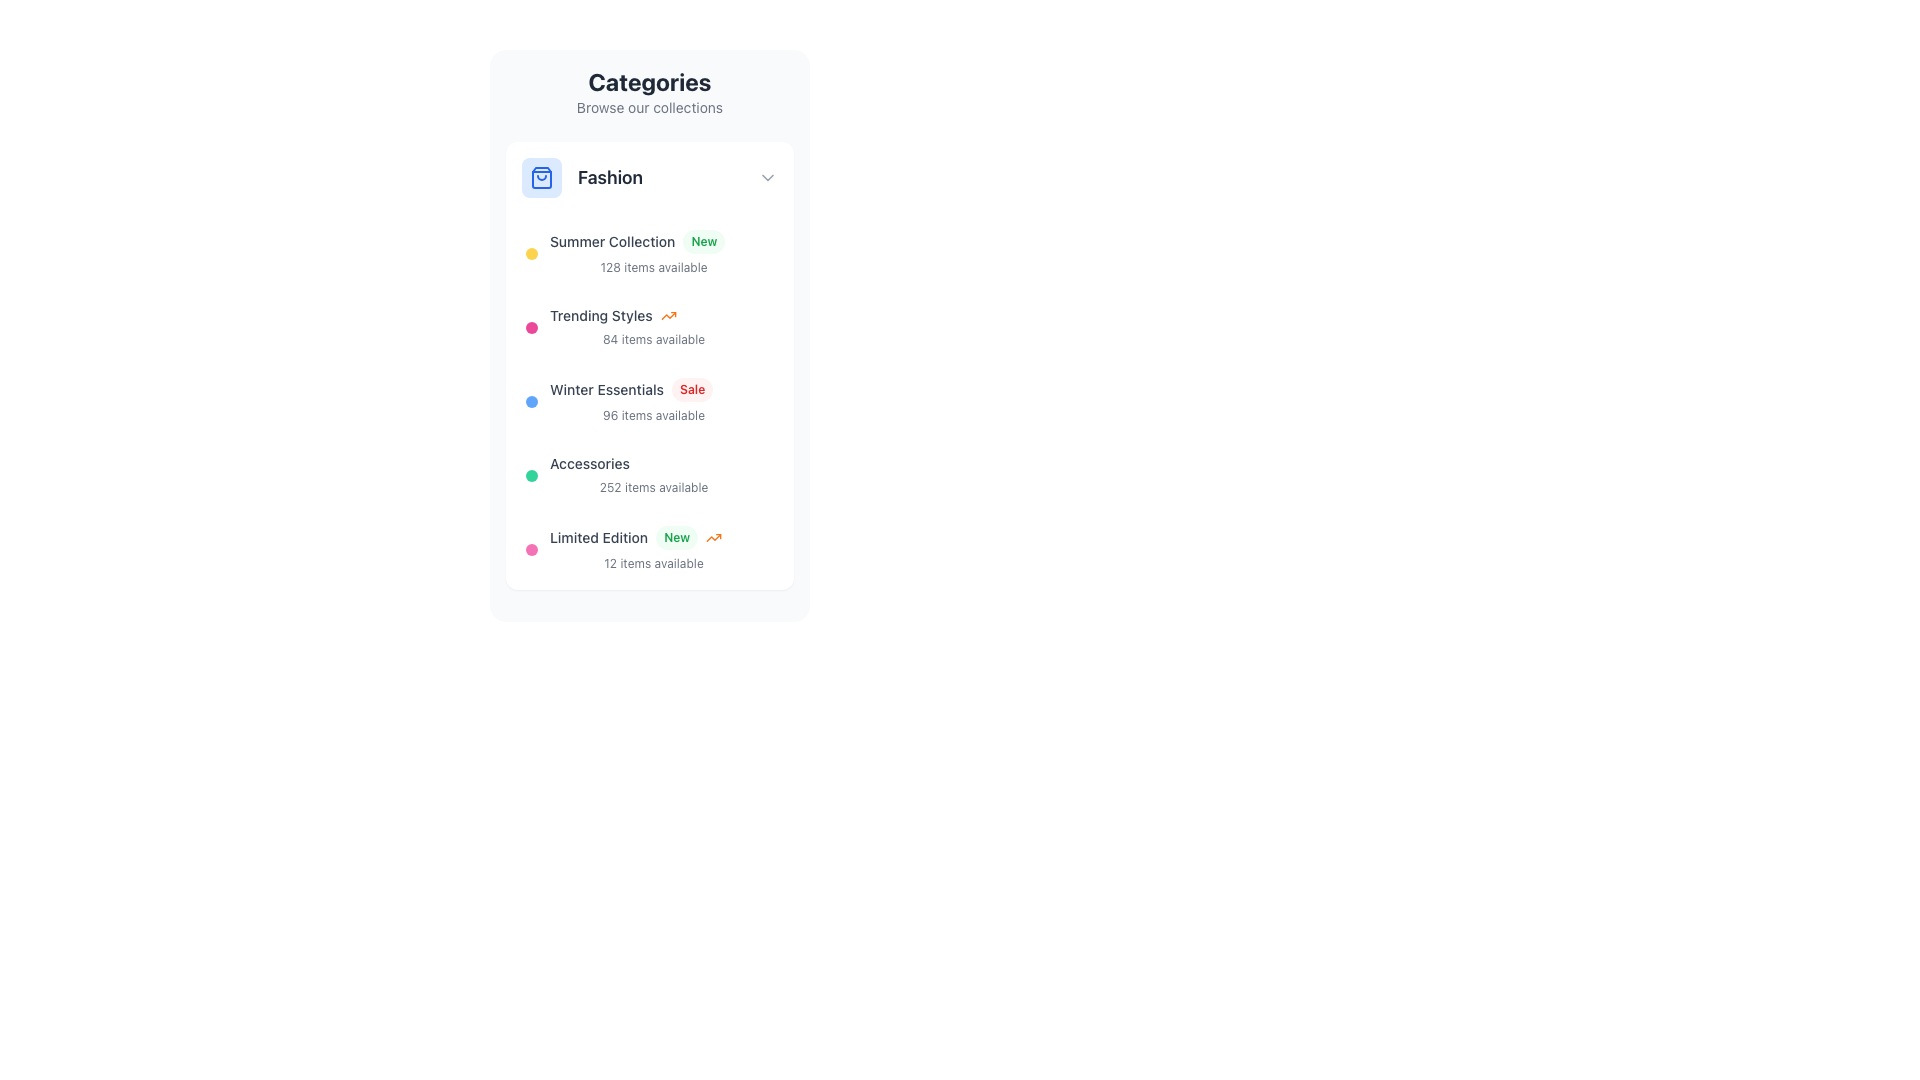  I want to click on the decorative Icon representing the 'Fashion' category, which is positioned to the left of the 'Fashion' text in the navigation panel, so click(542, 176).